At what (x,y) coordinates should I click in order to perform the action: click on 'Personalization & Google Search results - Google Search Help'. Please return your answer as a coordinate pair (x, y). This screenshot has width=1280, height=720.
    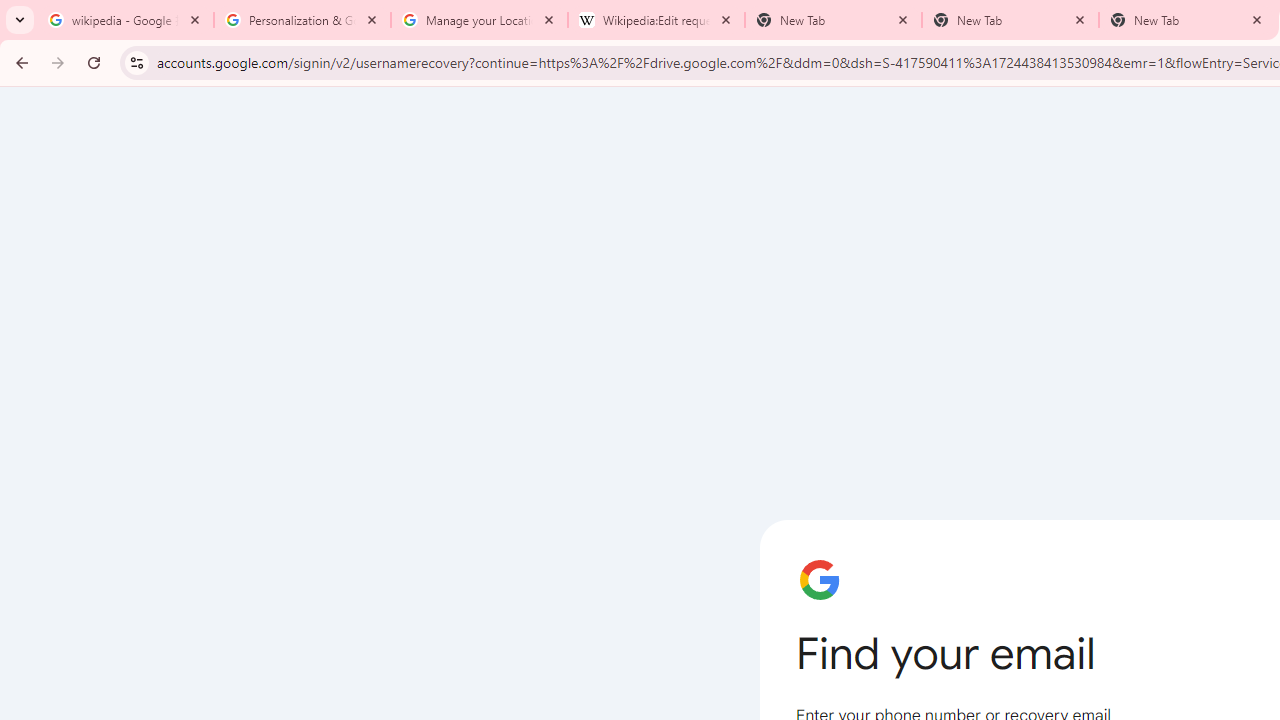
    Looking at the image, I should click on (301, 20).